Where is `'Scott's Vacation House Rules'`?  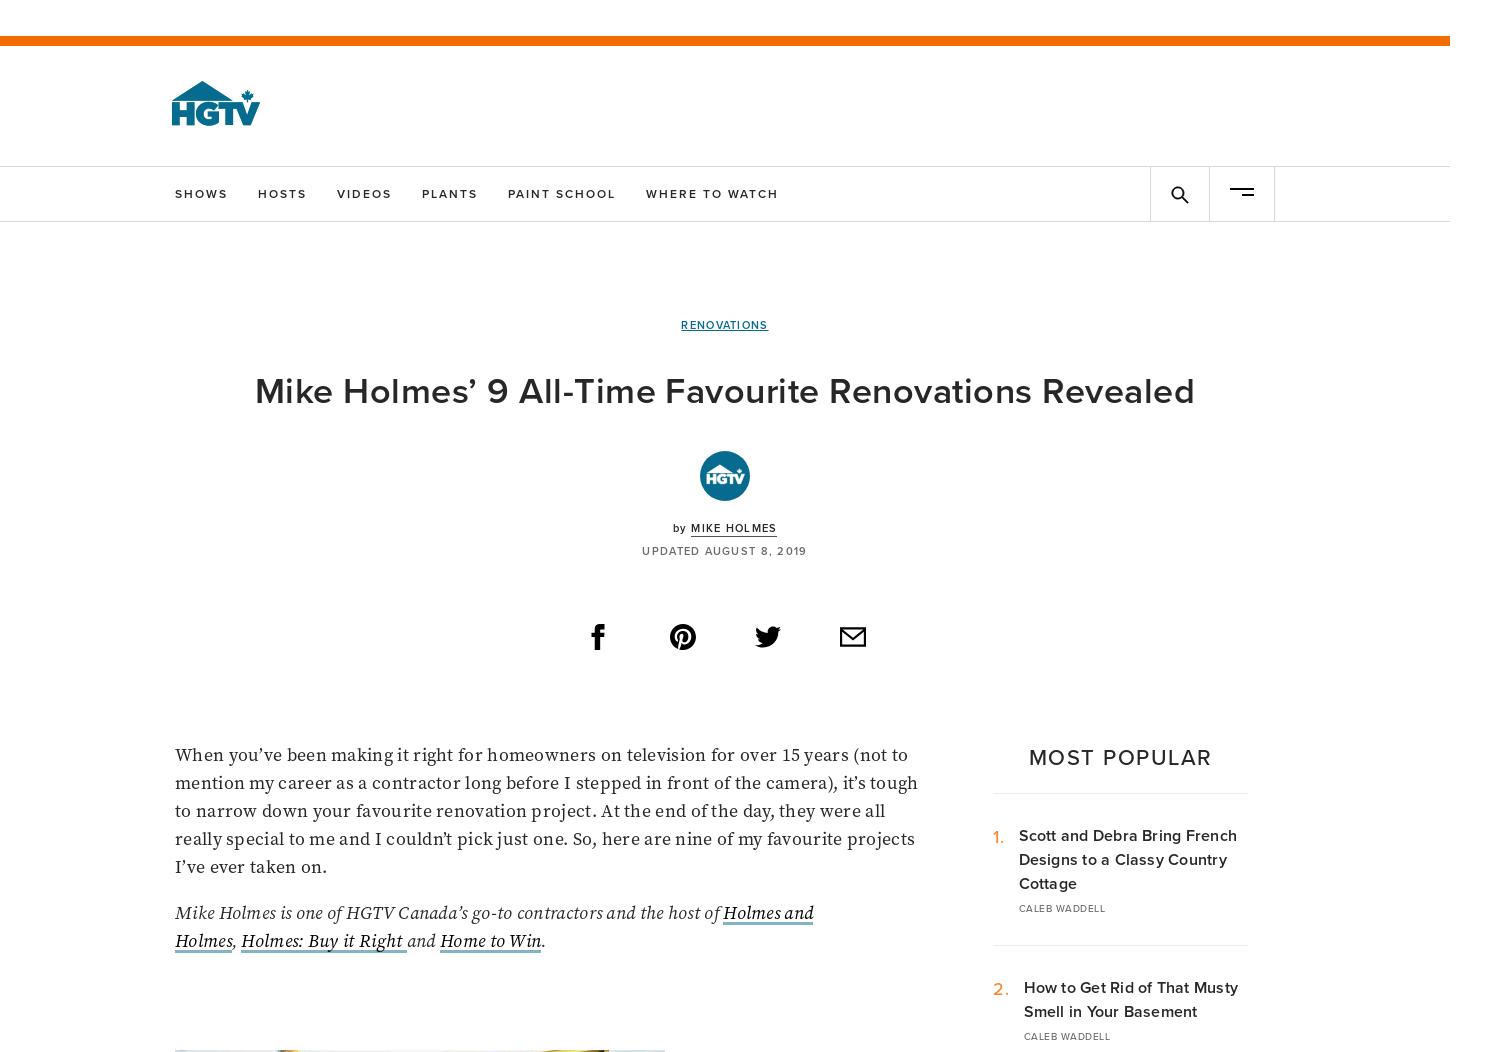
'Scott's Vacation House Rules' is located at coordinates (815, 944).